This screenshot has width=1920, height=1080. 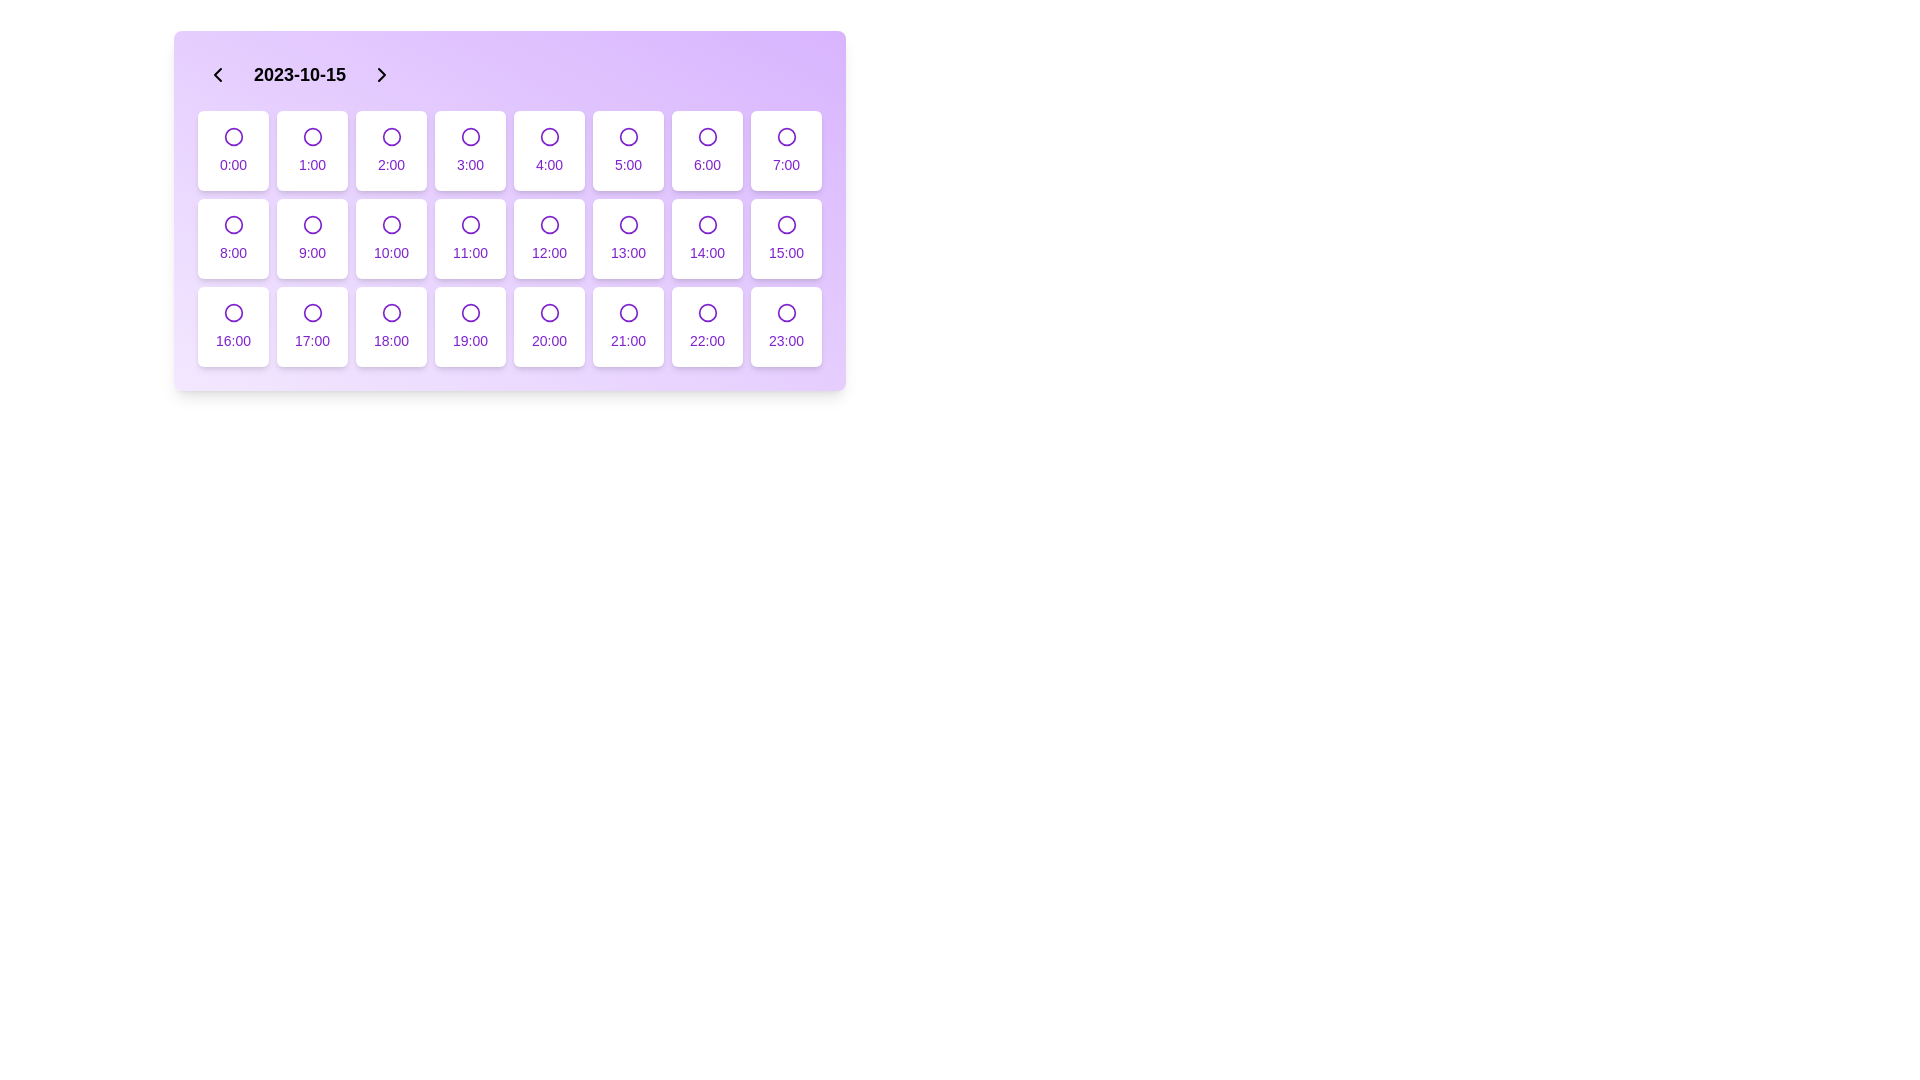 I want to click on the Circle icon representing the selectable option for the hour '21:00', so click(x=627, y=312).